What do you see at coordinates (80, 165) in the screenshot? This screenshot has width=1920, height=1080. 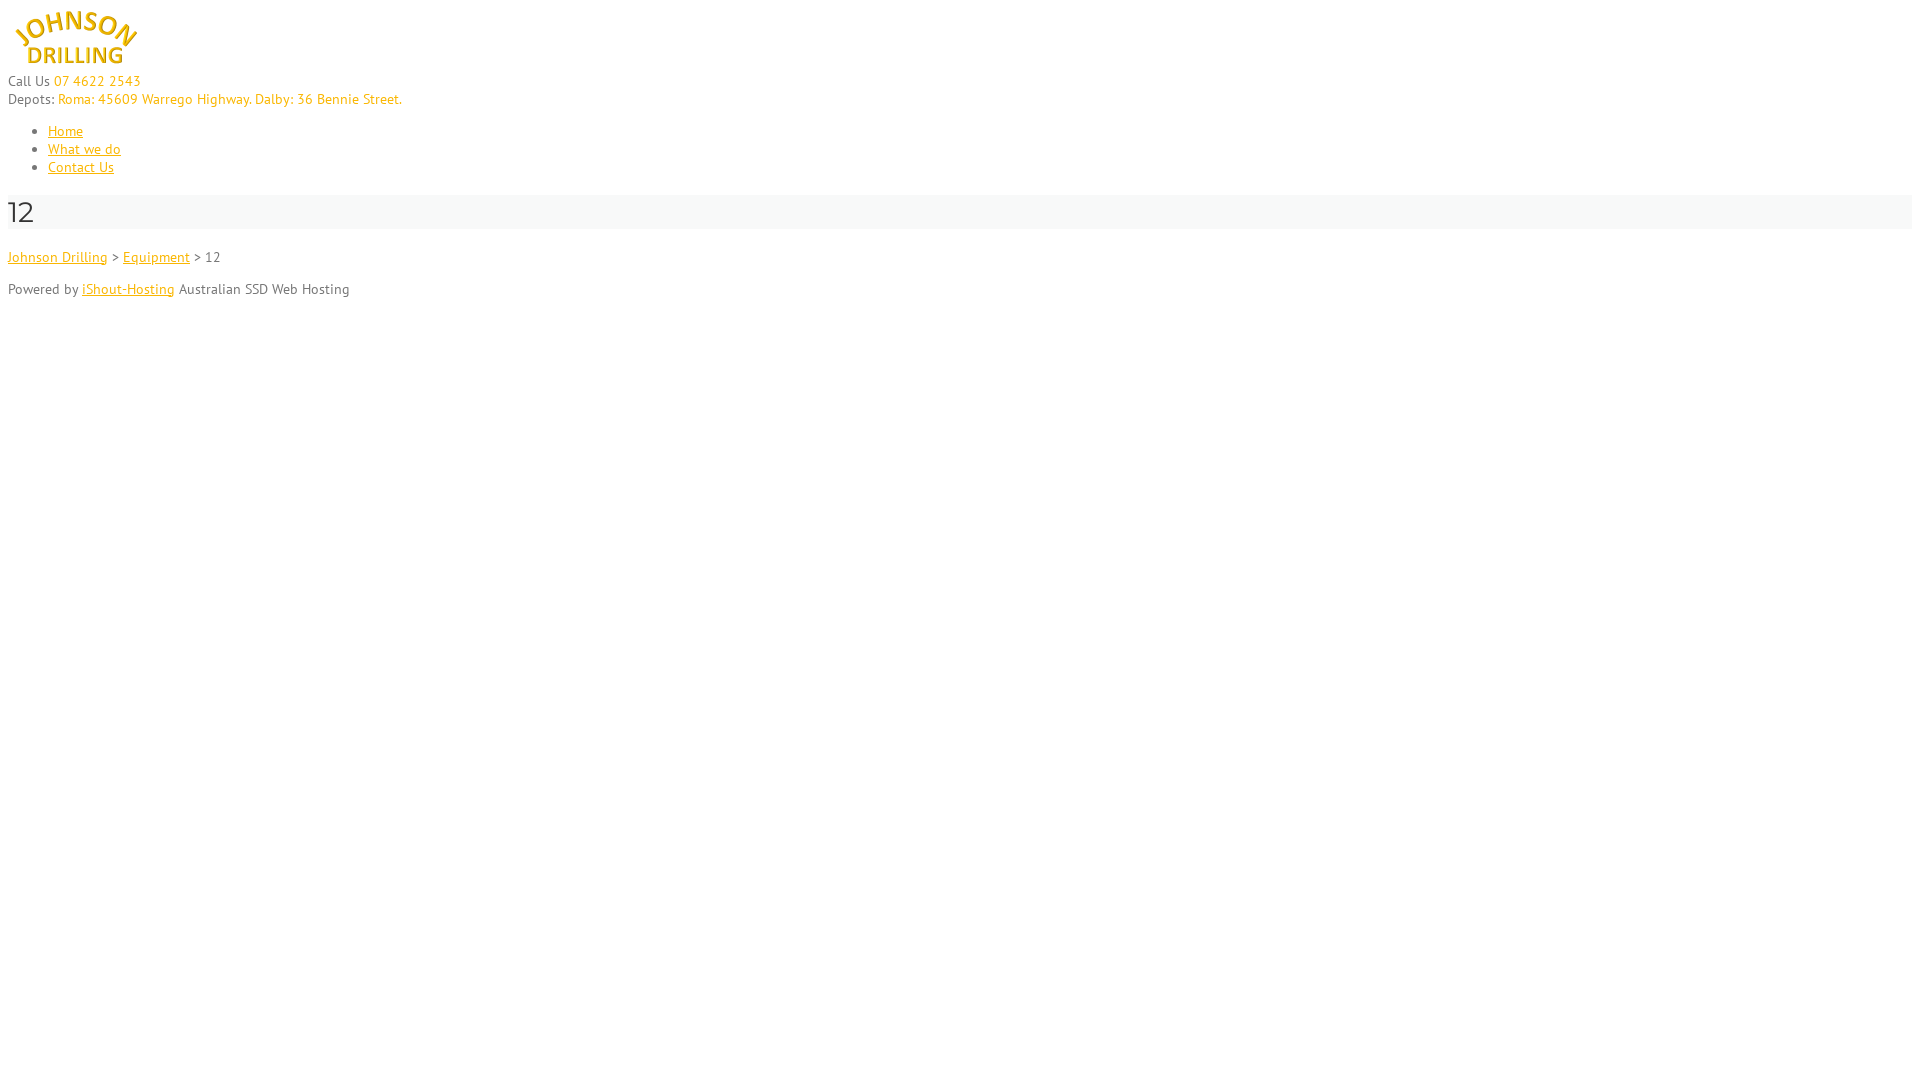 I see `'Contact Us'` at bounding box center [80, 165].